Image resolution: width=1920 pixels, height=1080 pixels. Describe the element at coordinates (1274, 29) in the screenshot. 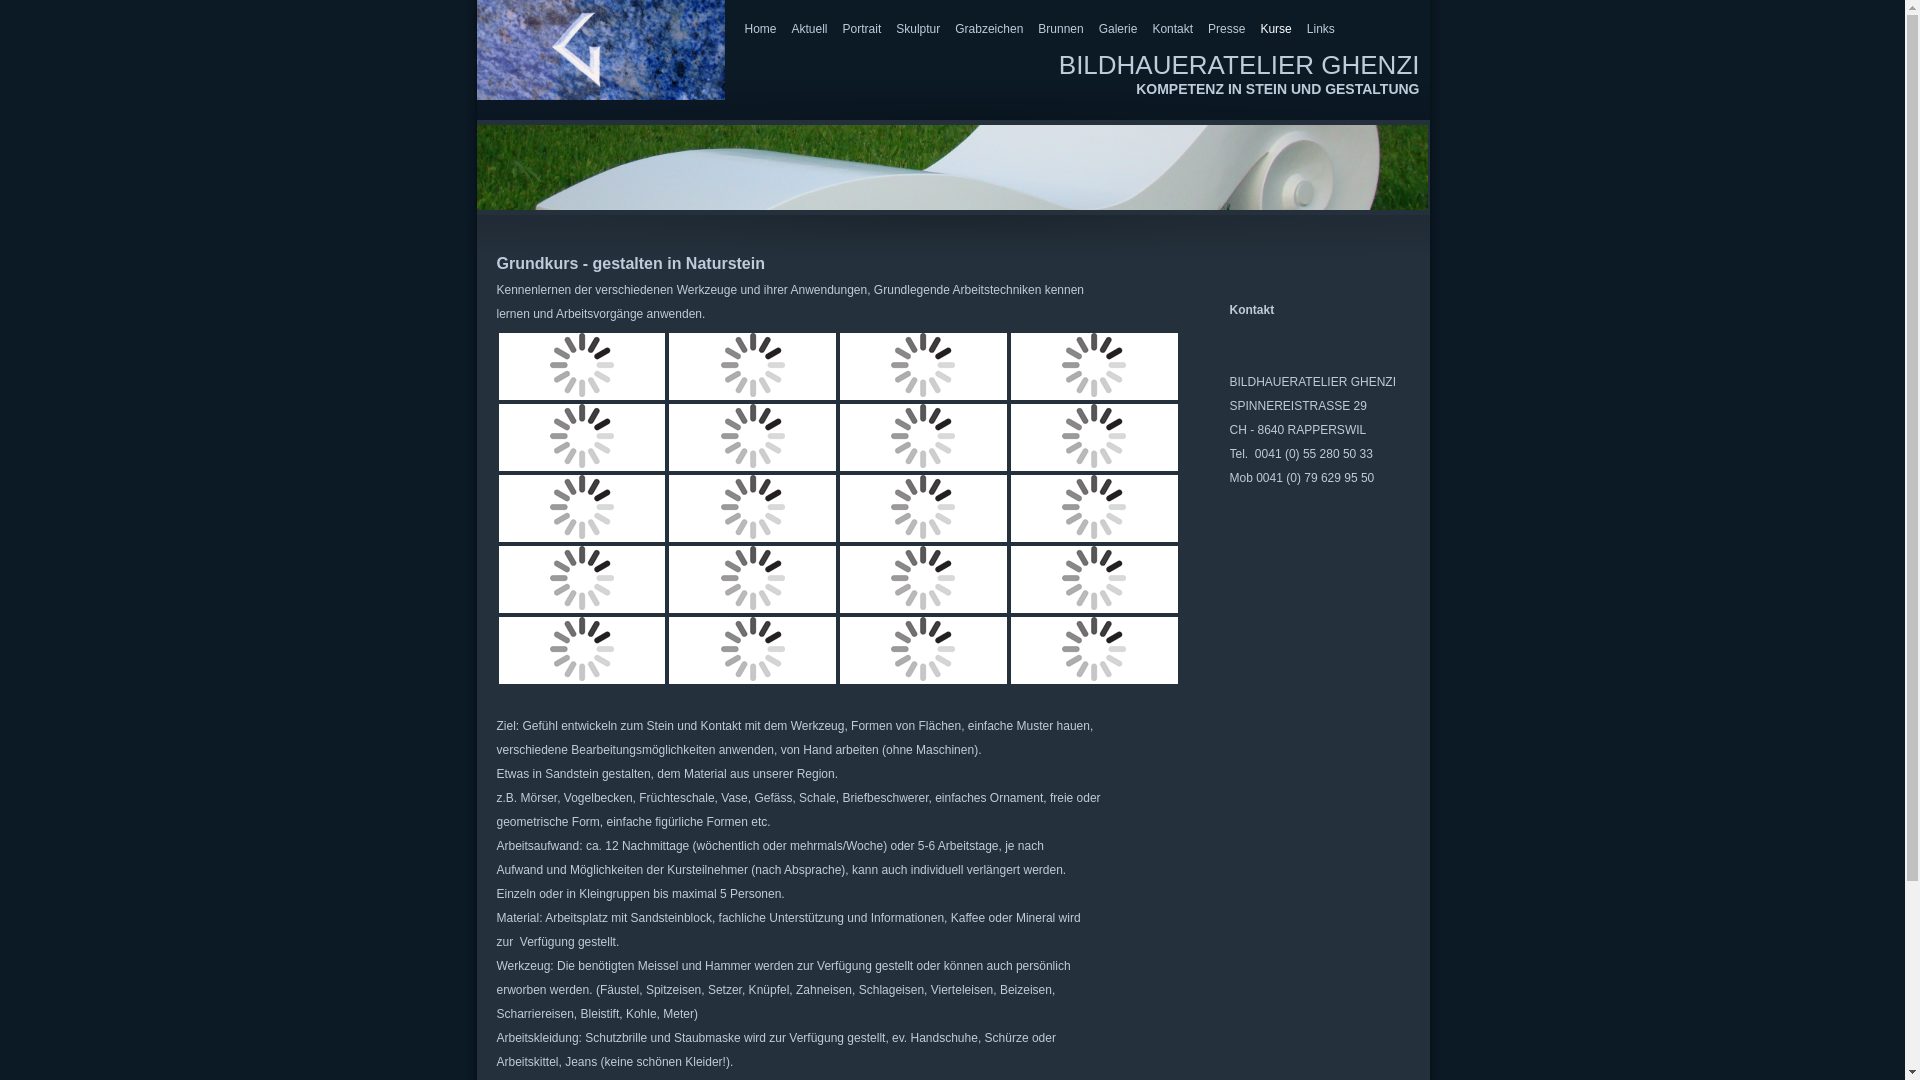

I see `'Kurse'` at that location.